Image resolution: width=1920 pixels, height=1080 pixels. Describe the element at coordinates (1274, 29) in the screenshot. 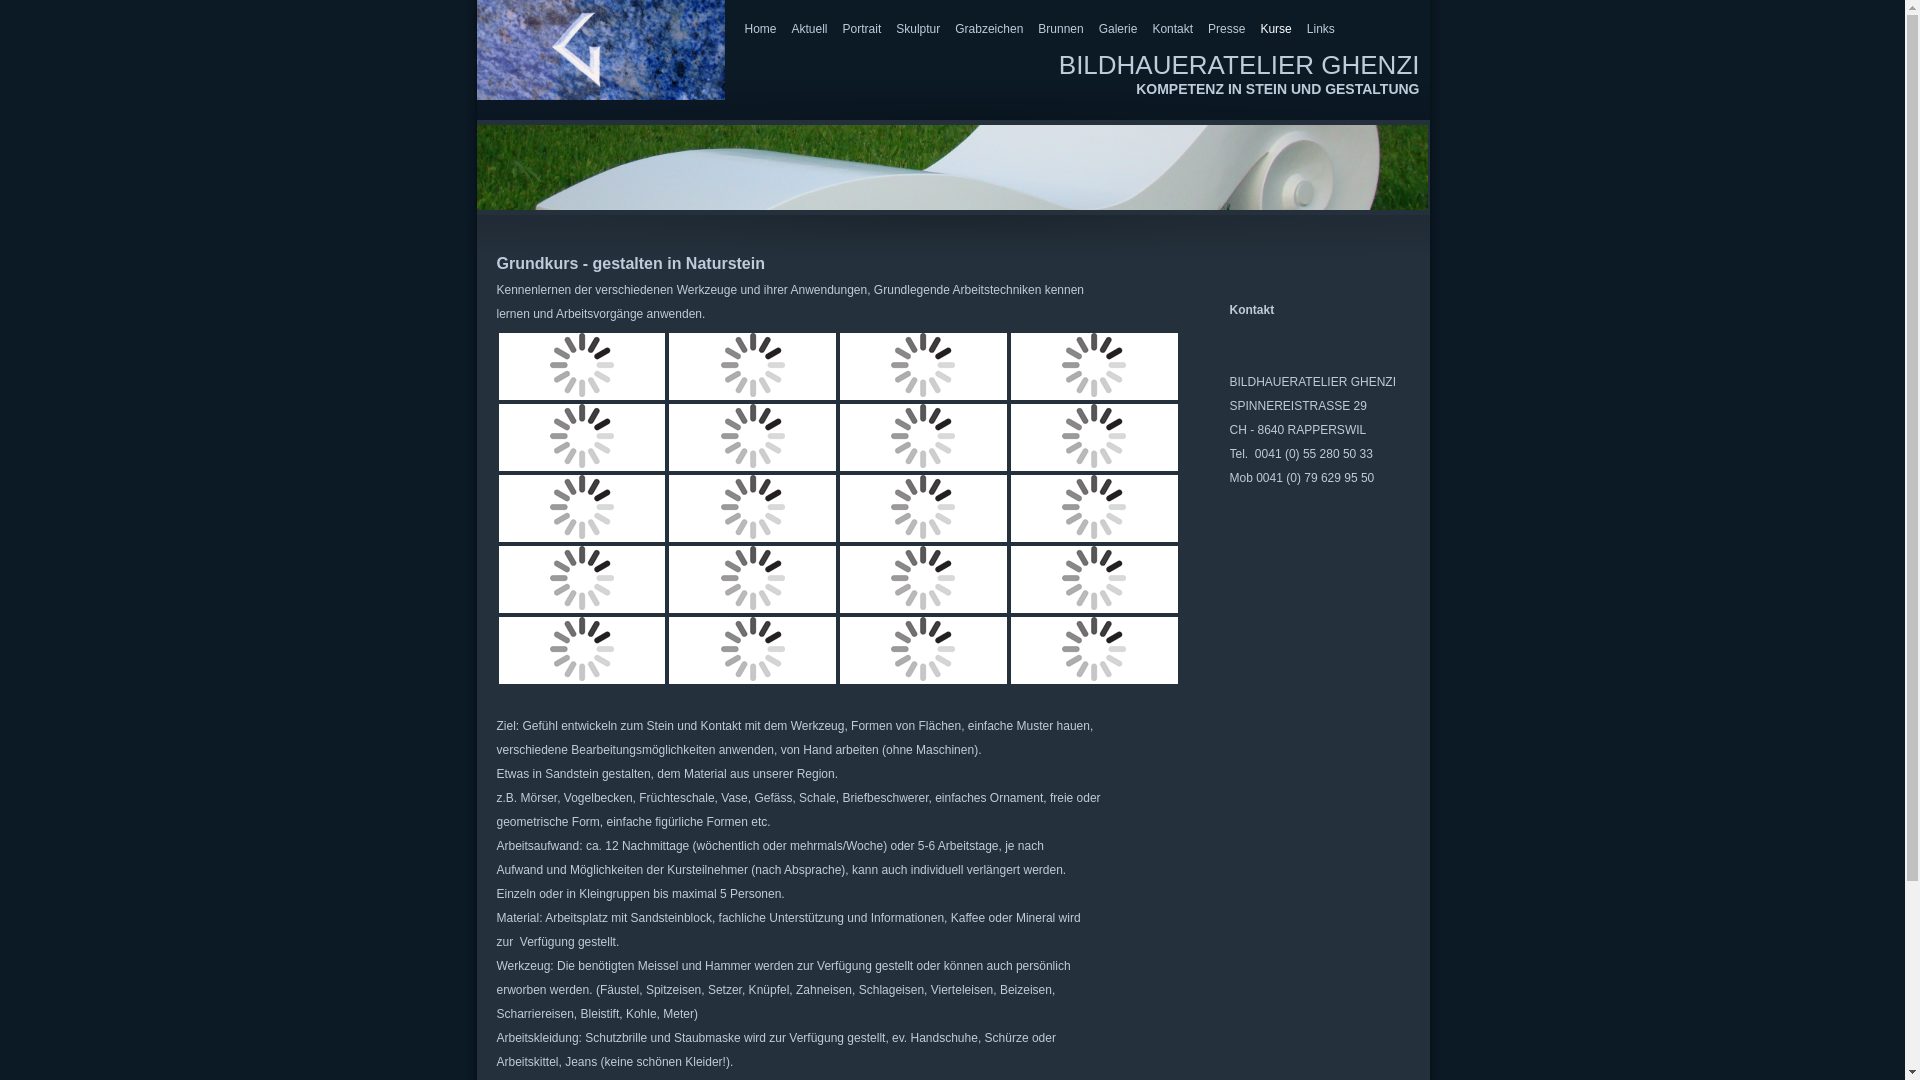

I see `'Kurse'` at that location.